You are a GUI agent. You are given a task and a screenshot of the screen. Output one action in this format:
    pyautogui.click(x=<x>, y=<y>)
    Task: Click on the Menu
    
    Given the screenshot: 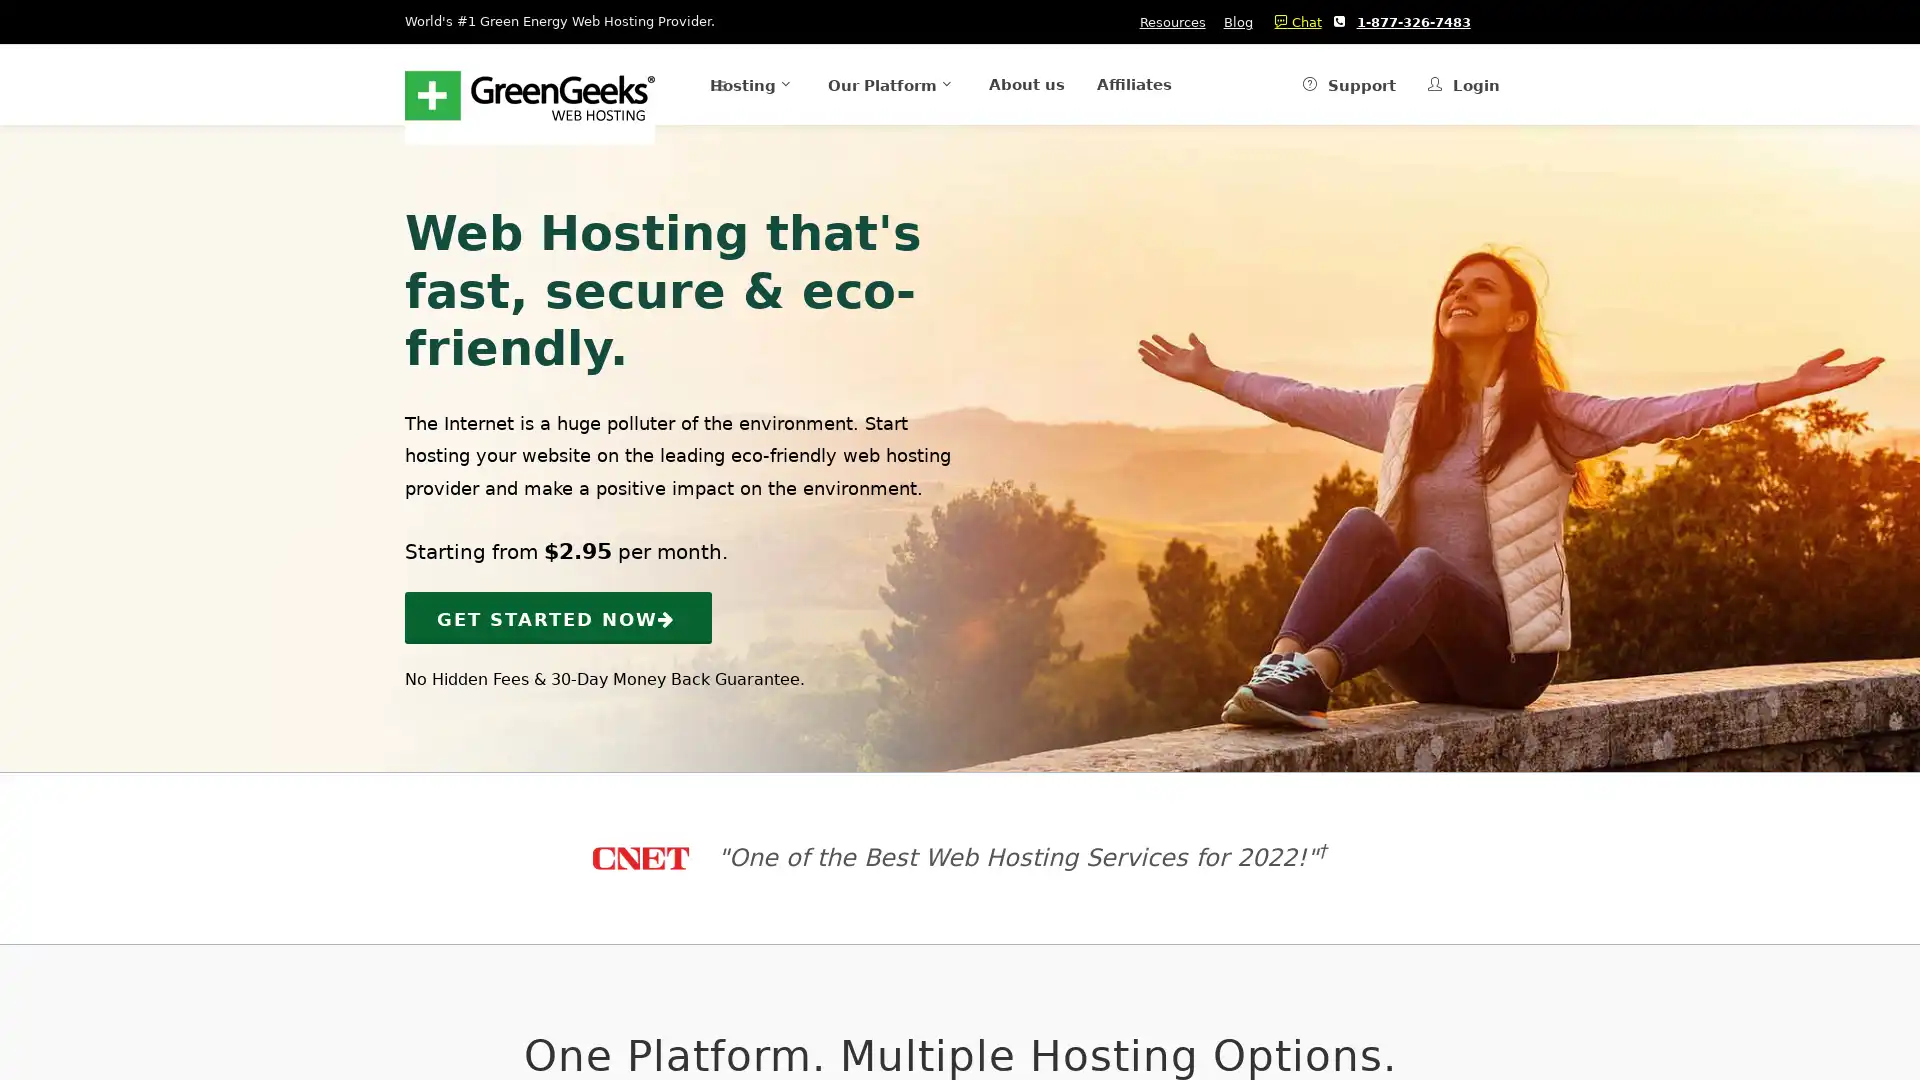 What is the action you would take?
    pyautogui.click(x=670, y=83)
    